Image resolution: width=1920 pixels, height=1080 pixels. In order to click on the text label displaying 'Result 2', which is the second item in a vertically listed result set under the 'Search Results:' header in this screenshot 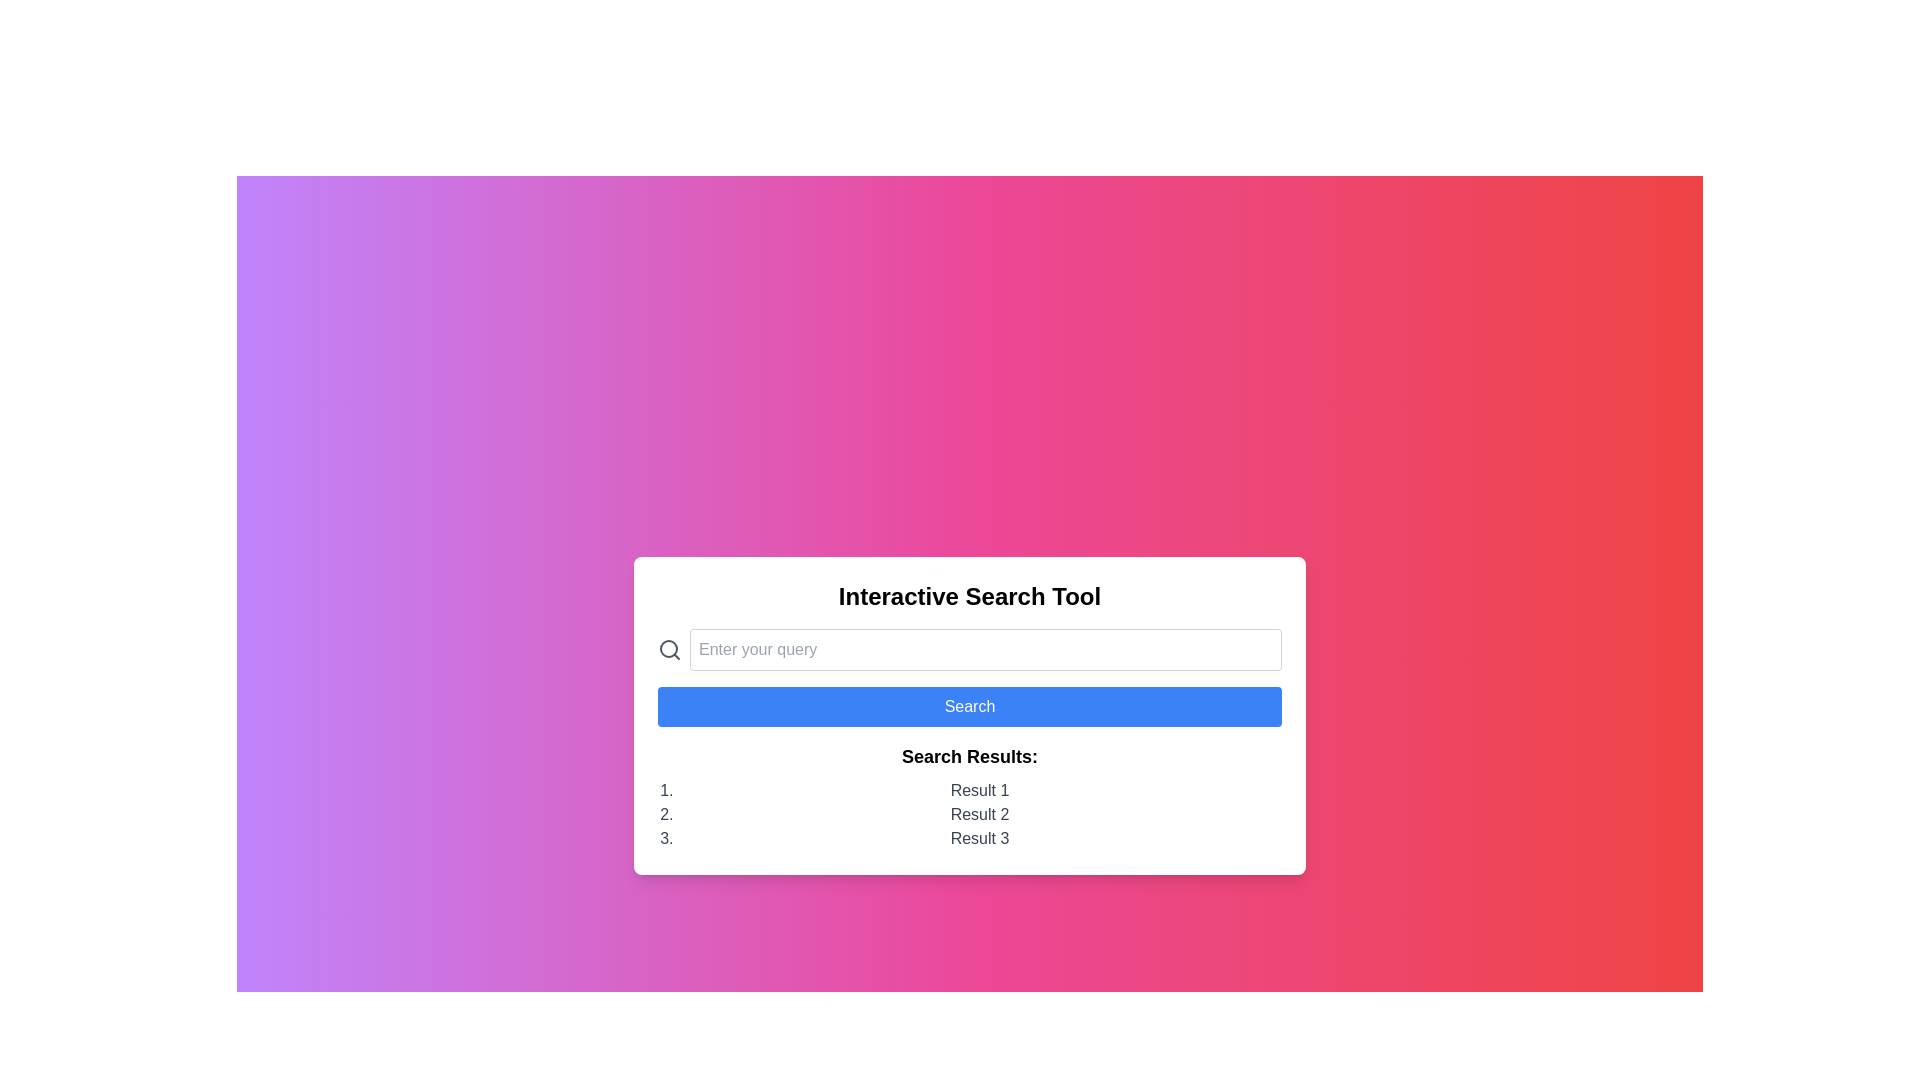, I will do `click(979, 814)`.